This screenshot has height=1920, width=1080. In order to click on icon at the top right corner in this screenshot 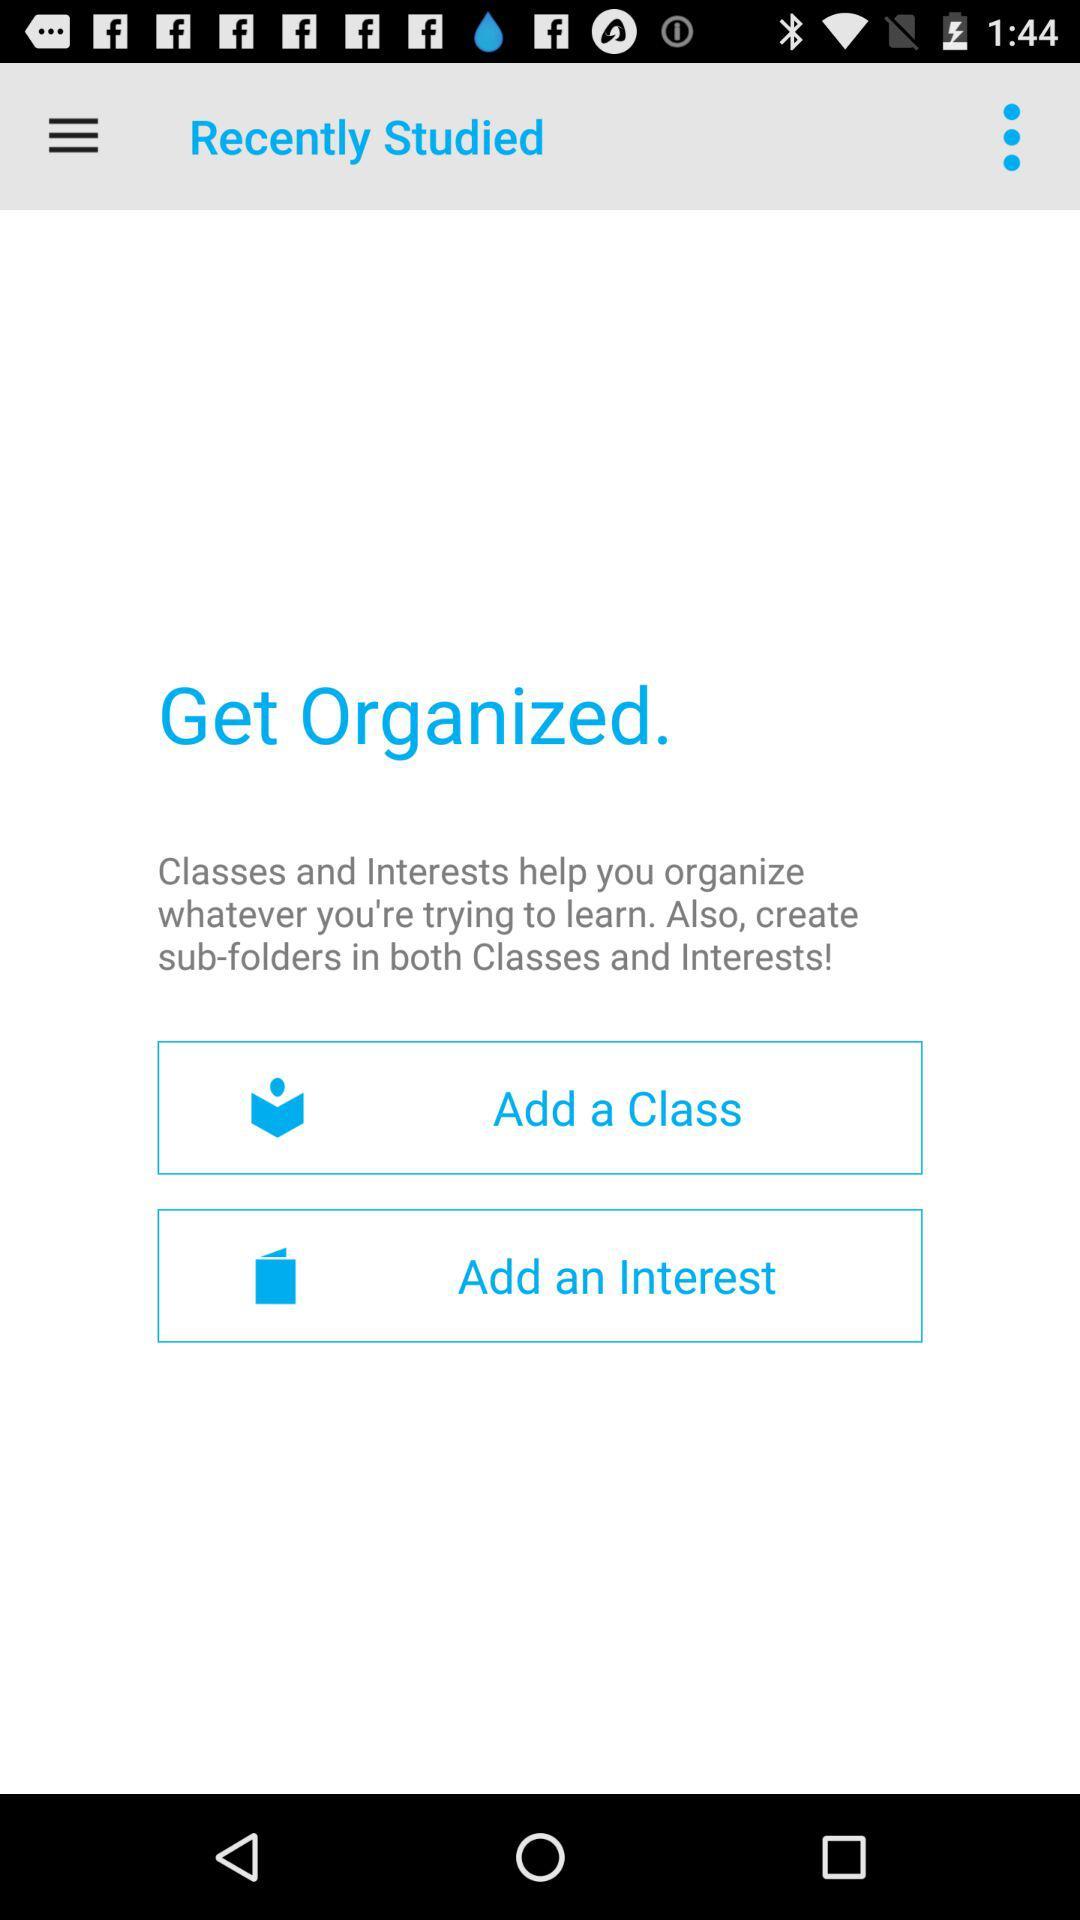, I will do `click(1017, 135)`.